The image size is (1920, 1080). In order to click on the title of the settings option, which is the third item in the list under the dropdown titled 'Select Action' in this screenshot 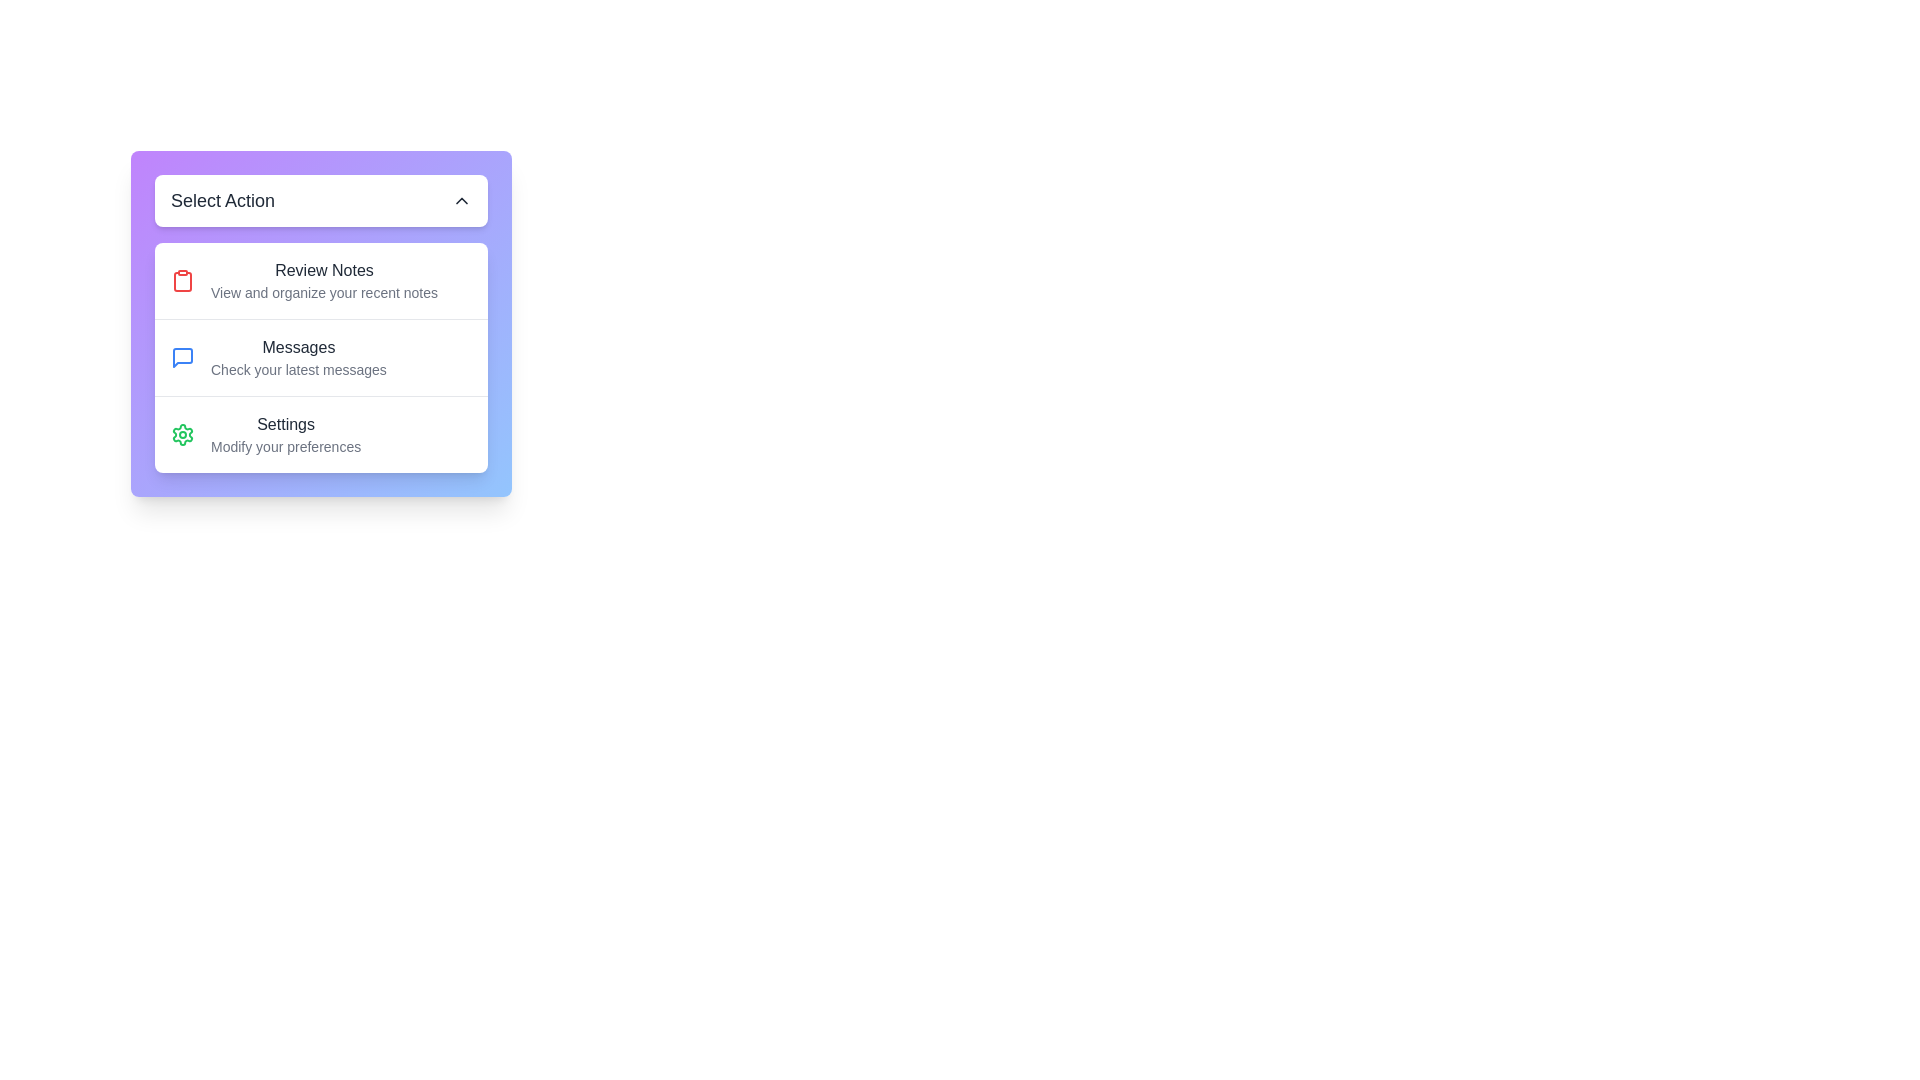, I will do `click(285, 434)`.